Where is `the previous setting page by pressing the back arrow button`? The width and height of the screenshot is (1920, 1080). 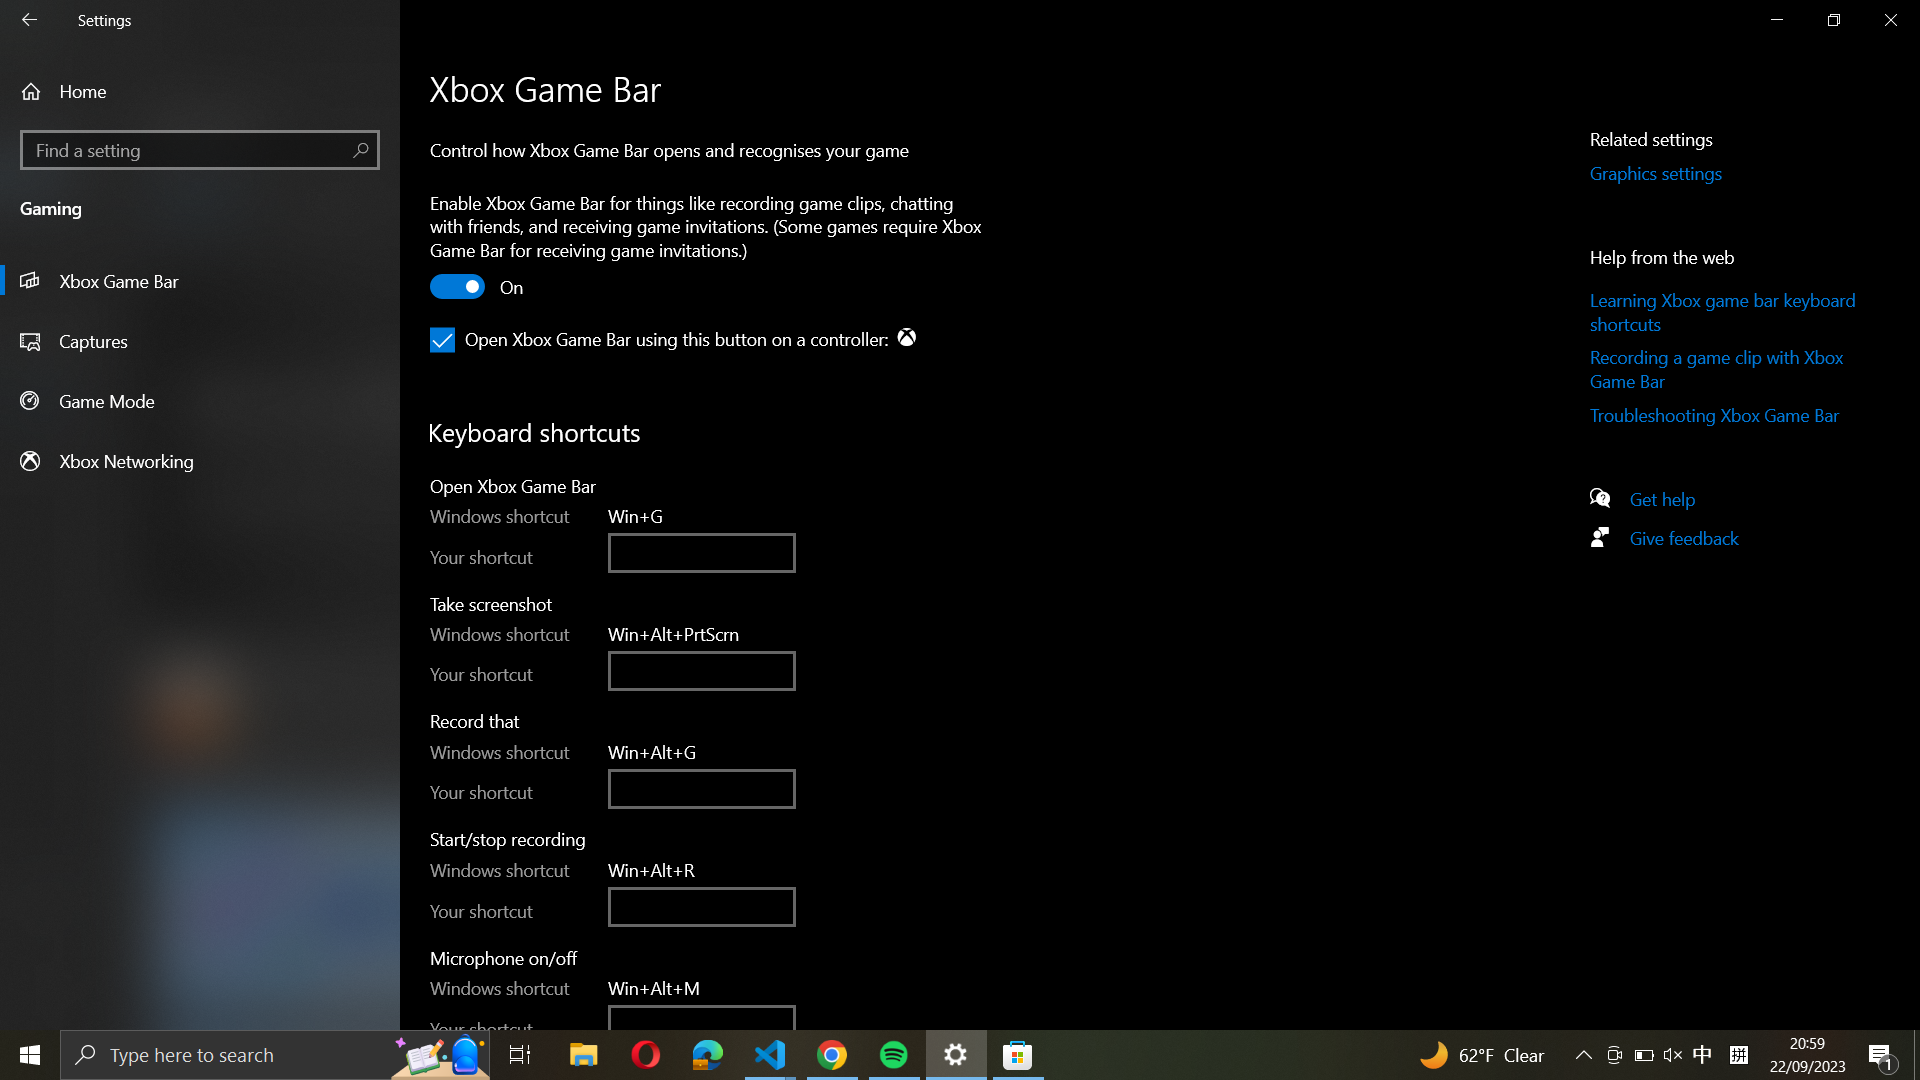
the previous setting page by pressing the back arrow button is located at coordinates (32, 21).